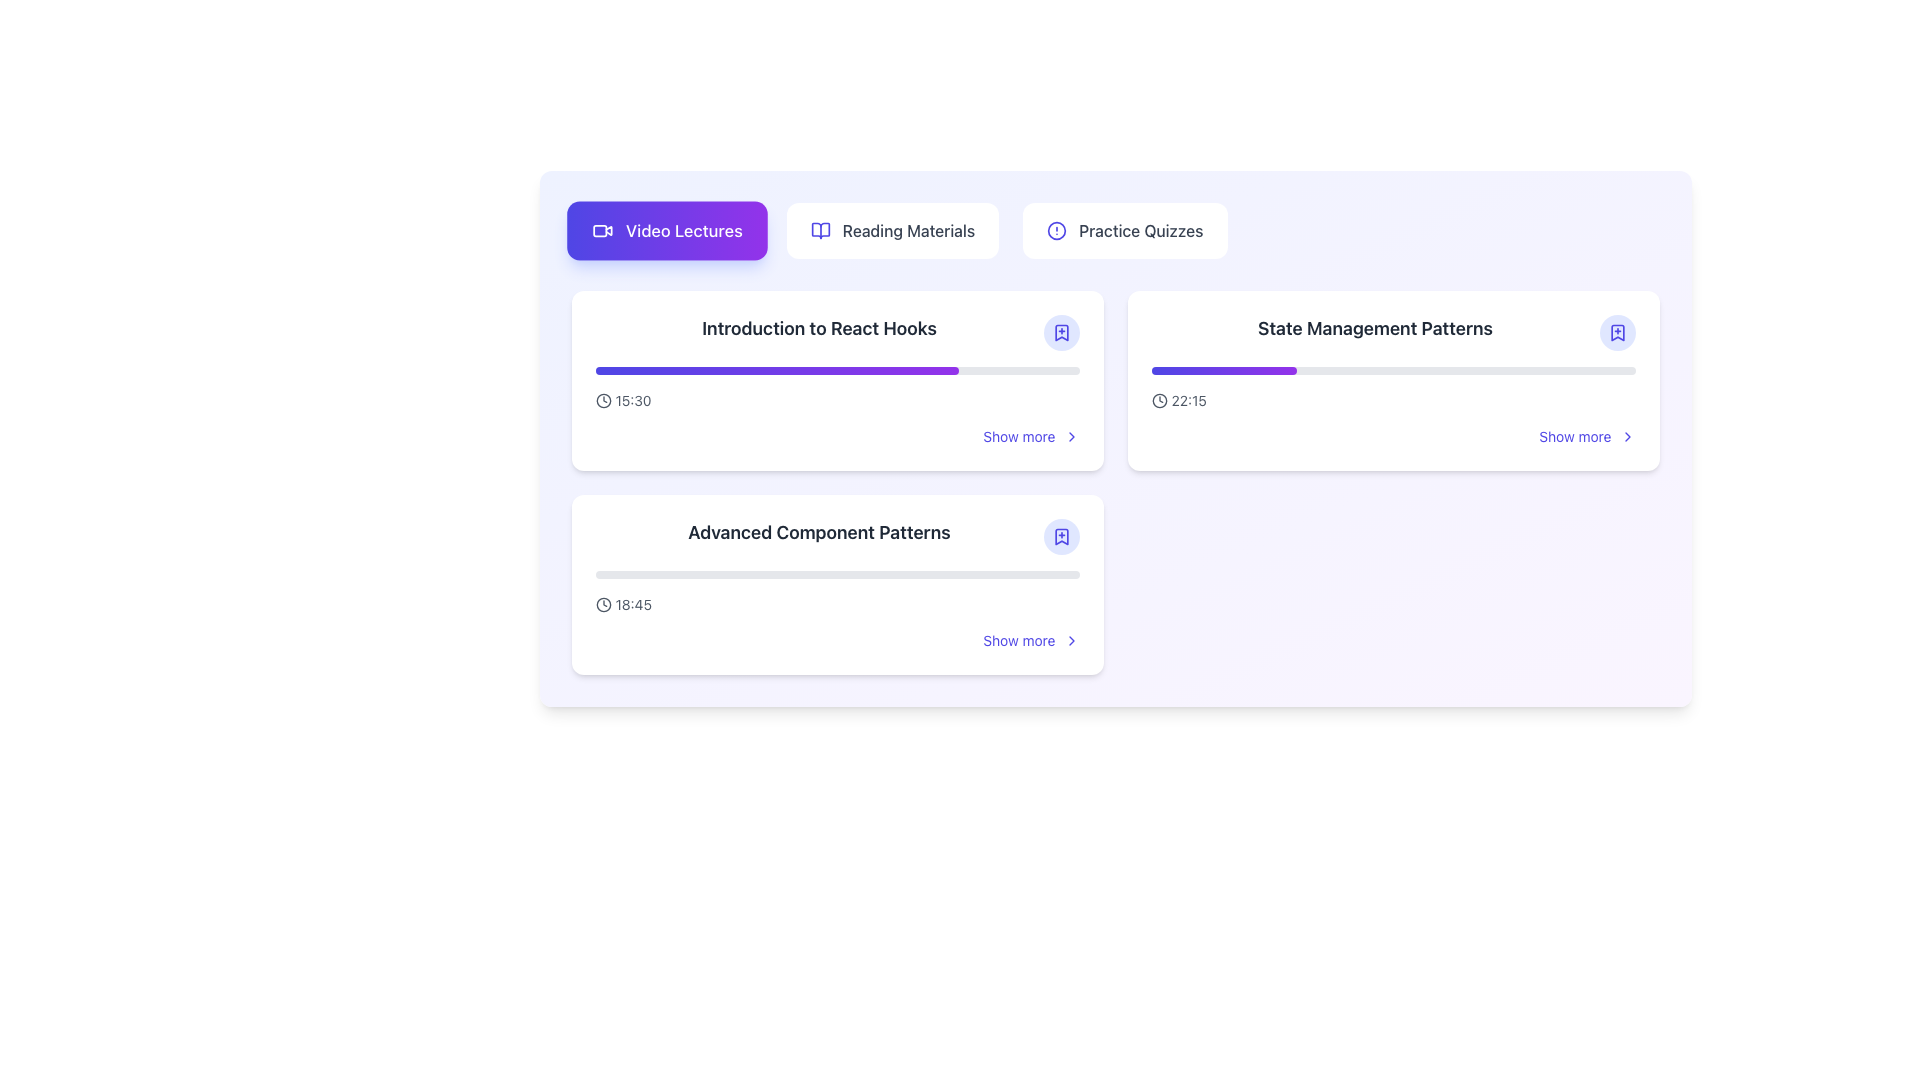 Image resolution: width=1920 pixels, height=1080 pixels. What do you see at coordinates (602, 604) in the screenshot?
I see `the circular outline representing the outer circle of the clock icon located in the lower left corner of the 'Advanced Component Patterns' card` at bounding box center [602, 604].